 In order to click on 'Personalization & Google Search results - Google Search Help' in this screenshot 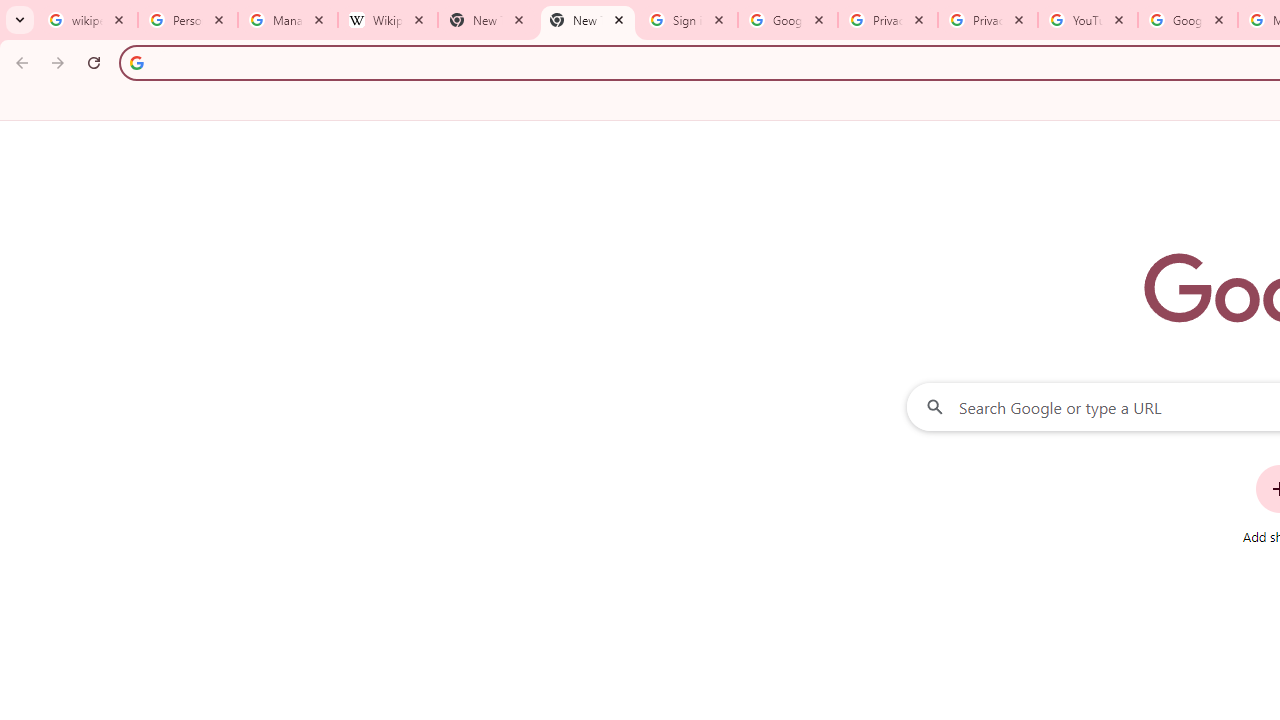, I will do `click(188, 20)`.